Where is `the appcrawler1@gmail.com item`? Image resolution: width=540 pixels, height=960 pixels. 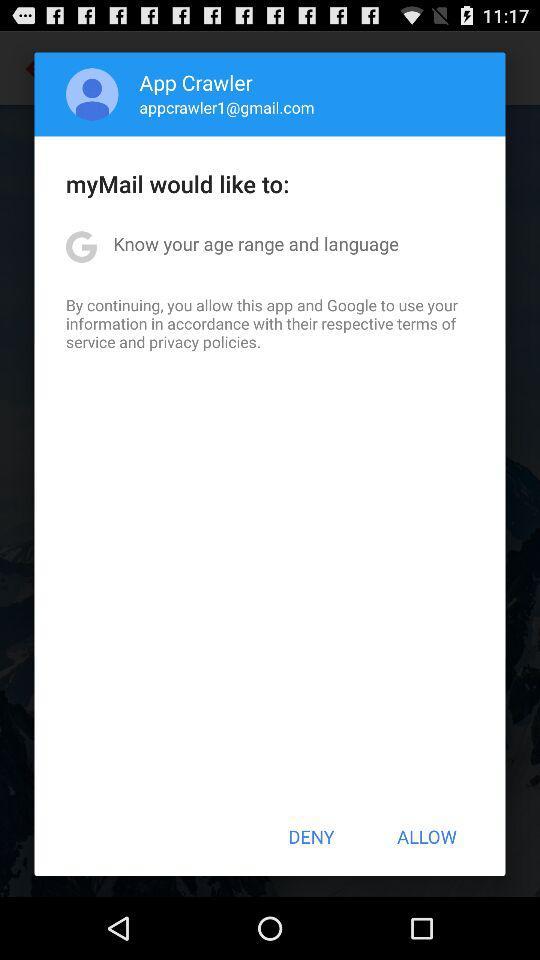 the appcrawler1@gmail.com item is located at coordinates (226, 107).